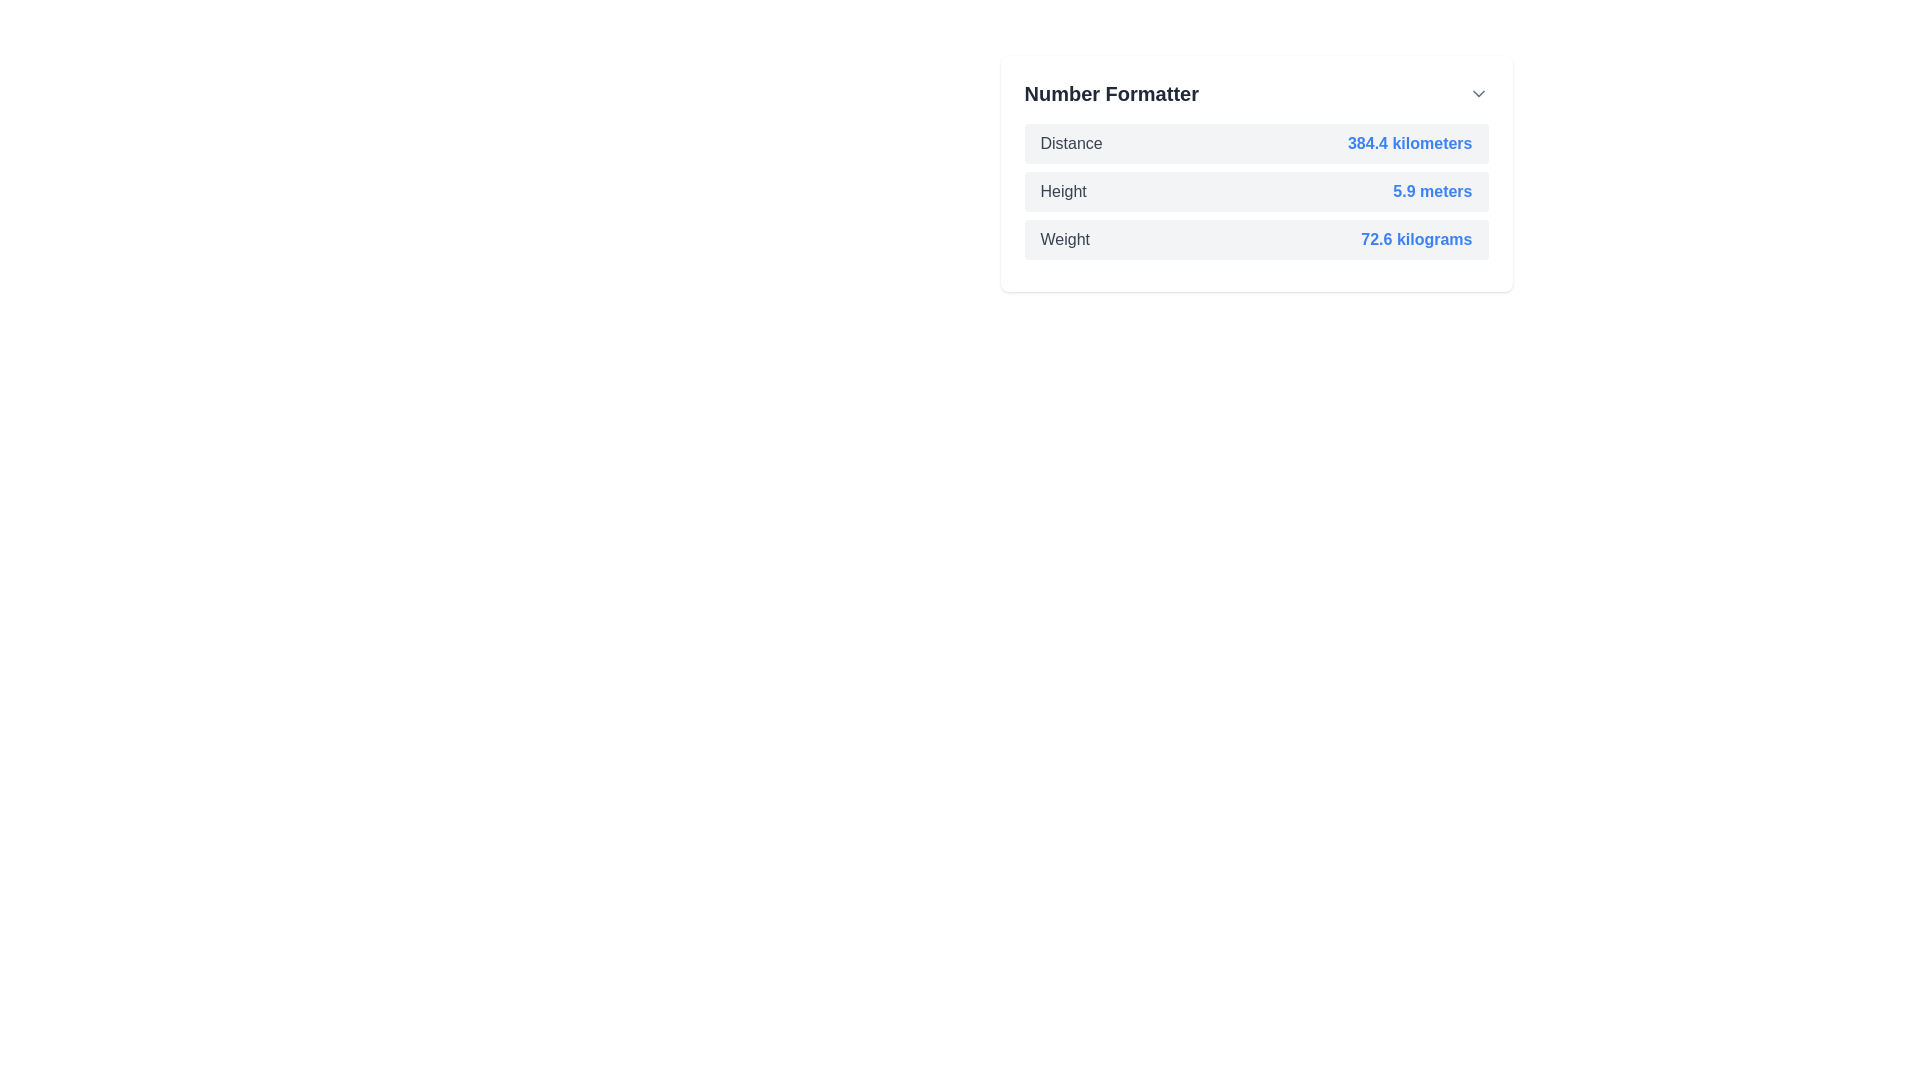 The image size is (1920, 1080). Describe the element at coordinates (1431, 192) in the screenshot. I see `height measurement value displayed in the Text Display element located in the second row of the list, following the 'Height' label` at that location.